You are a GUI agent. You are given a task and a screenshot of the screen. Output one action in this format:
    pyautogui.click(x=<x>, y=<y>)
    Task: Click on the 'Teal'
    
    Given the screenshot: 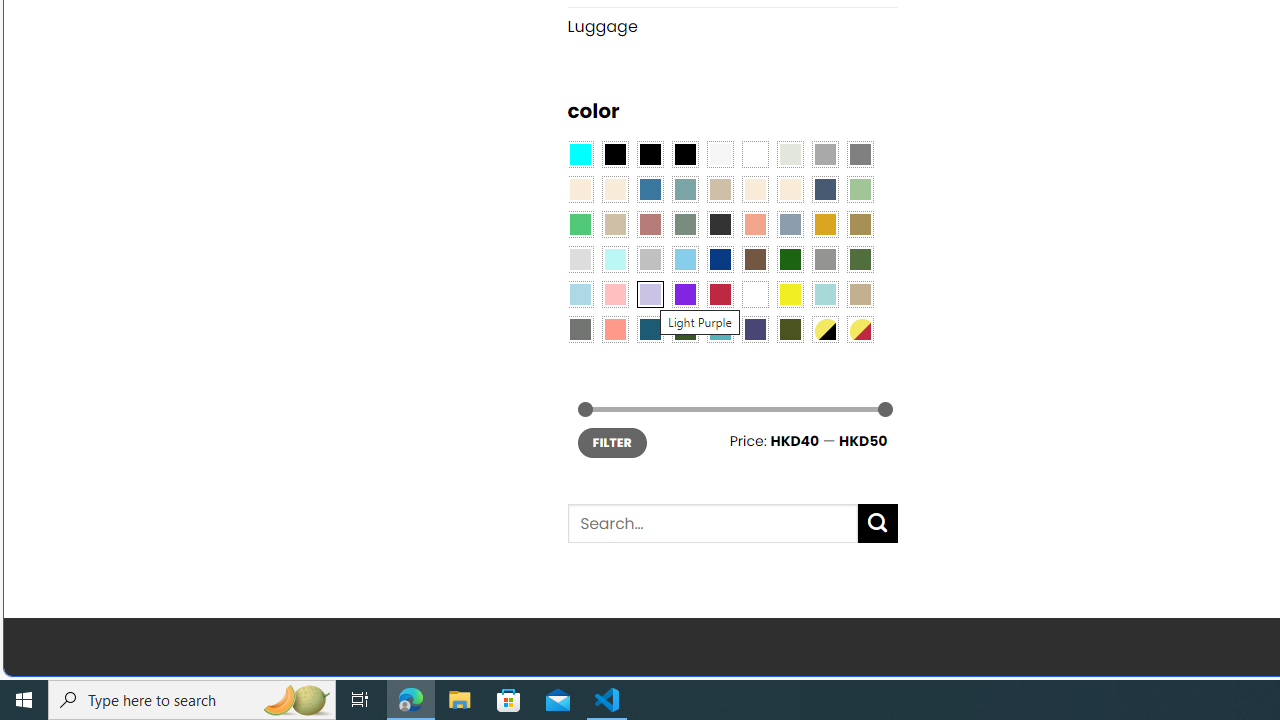 What is the action you would take?
    pyautogui.click(x=720, y=328)
    